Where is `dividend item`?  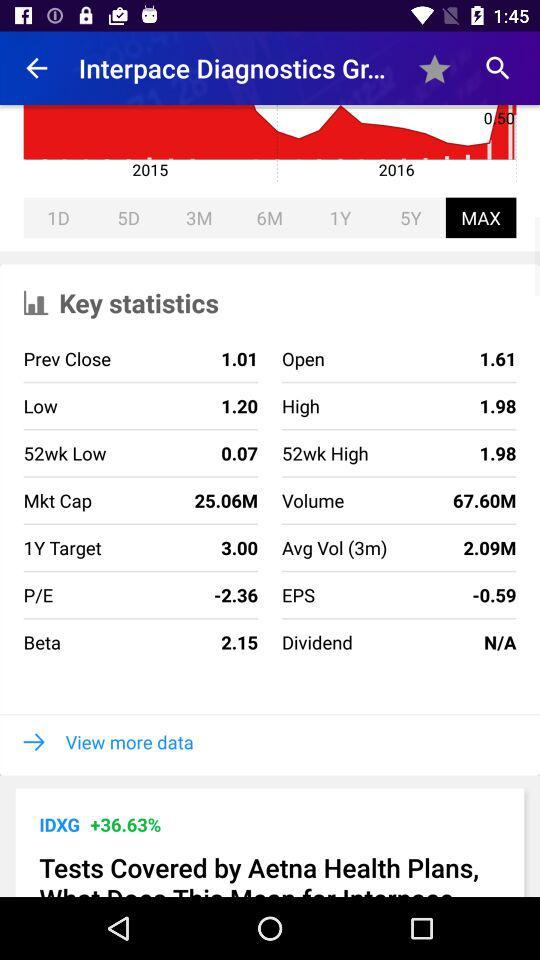
dividend item is located at coordinates (317, 641).